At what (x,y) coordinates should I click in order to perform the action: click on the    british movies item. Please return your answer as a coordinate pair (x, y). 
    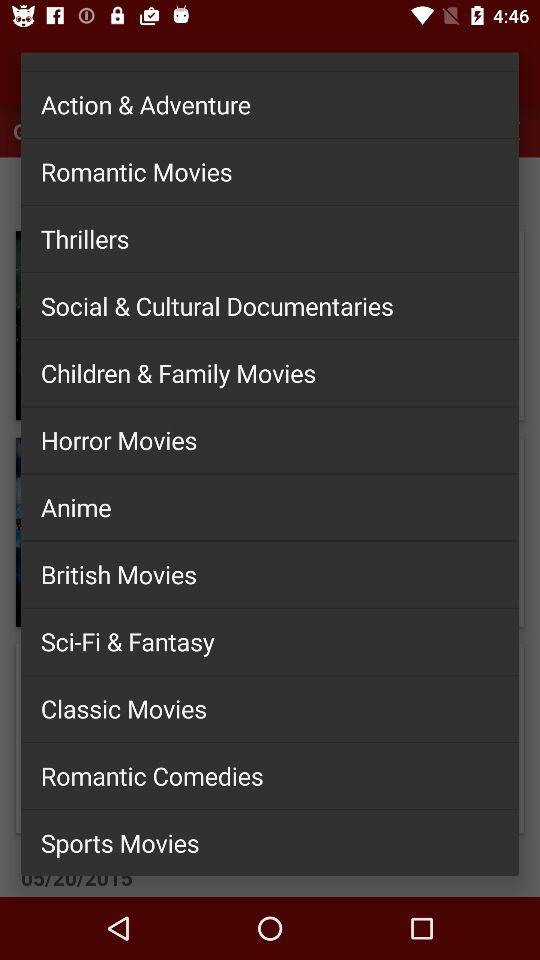
    Looking at the image, I should click on (270, 574).